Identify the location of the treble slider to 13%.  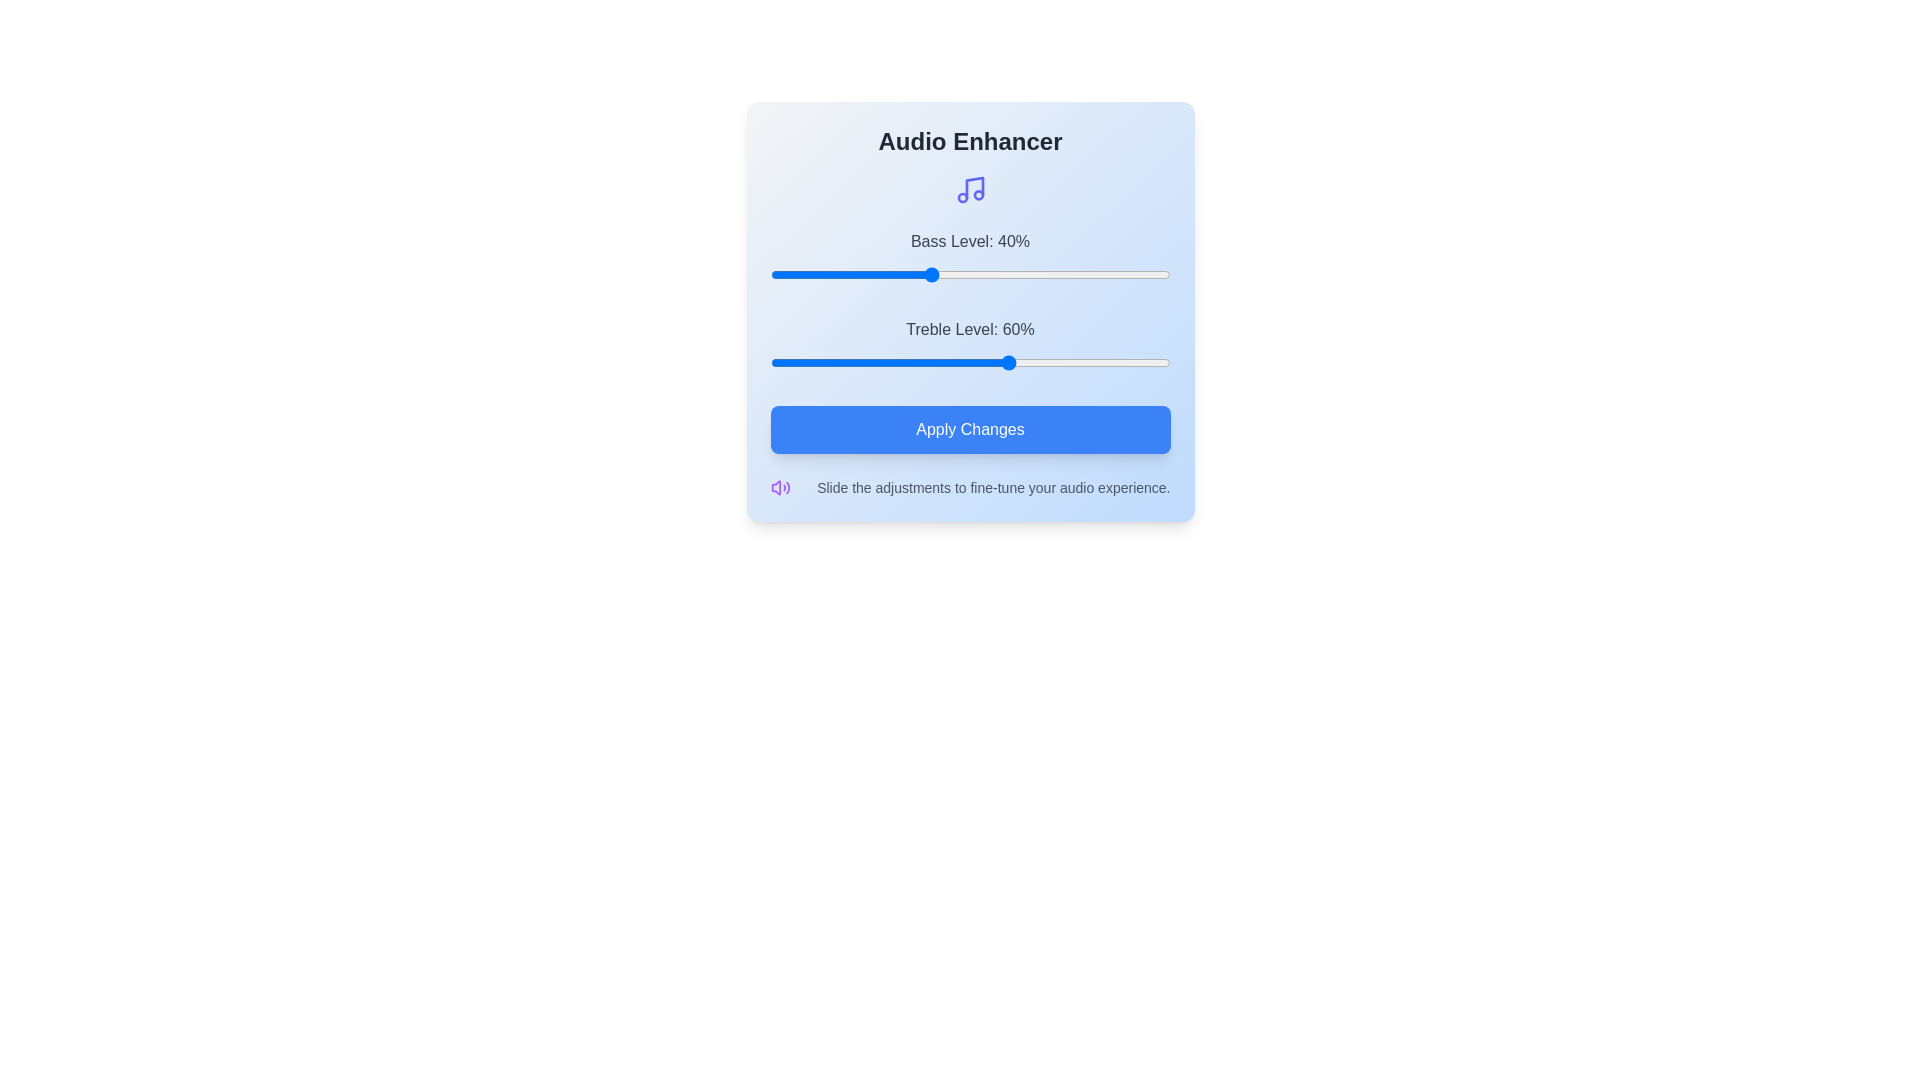
(822, 362).